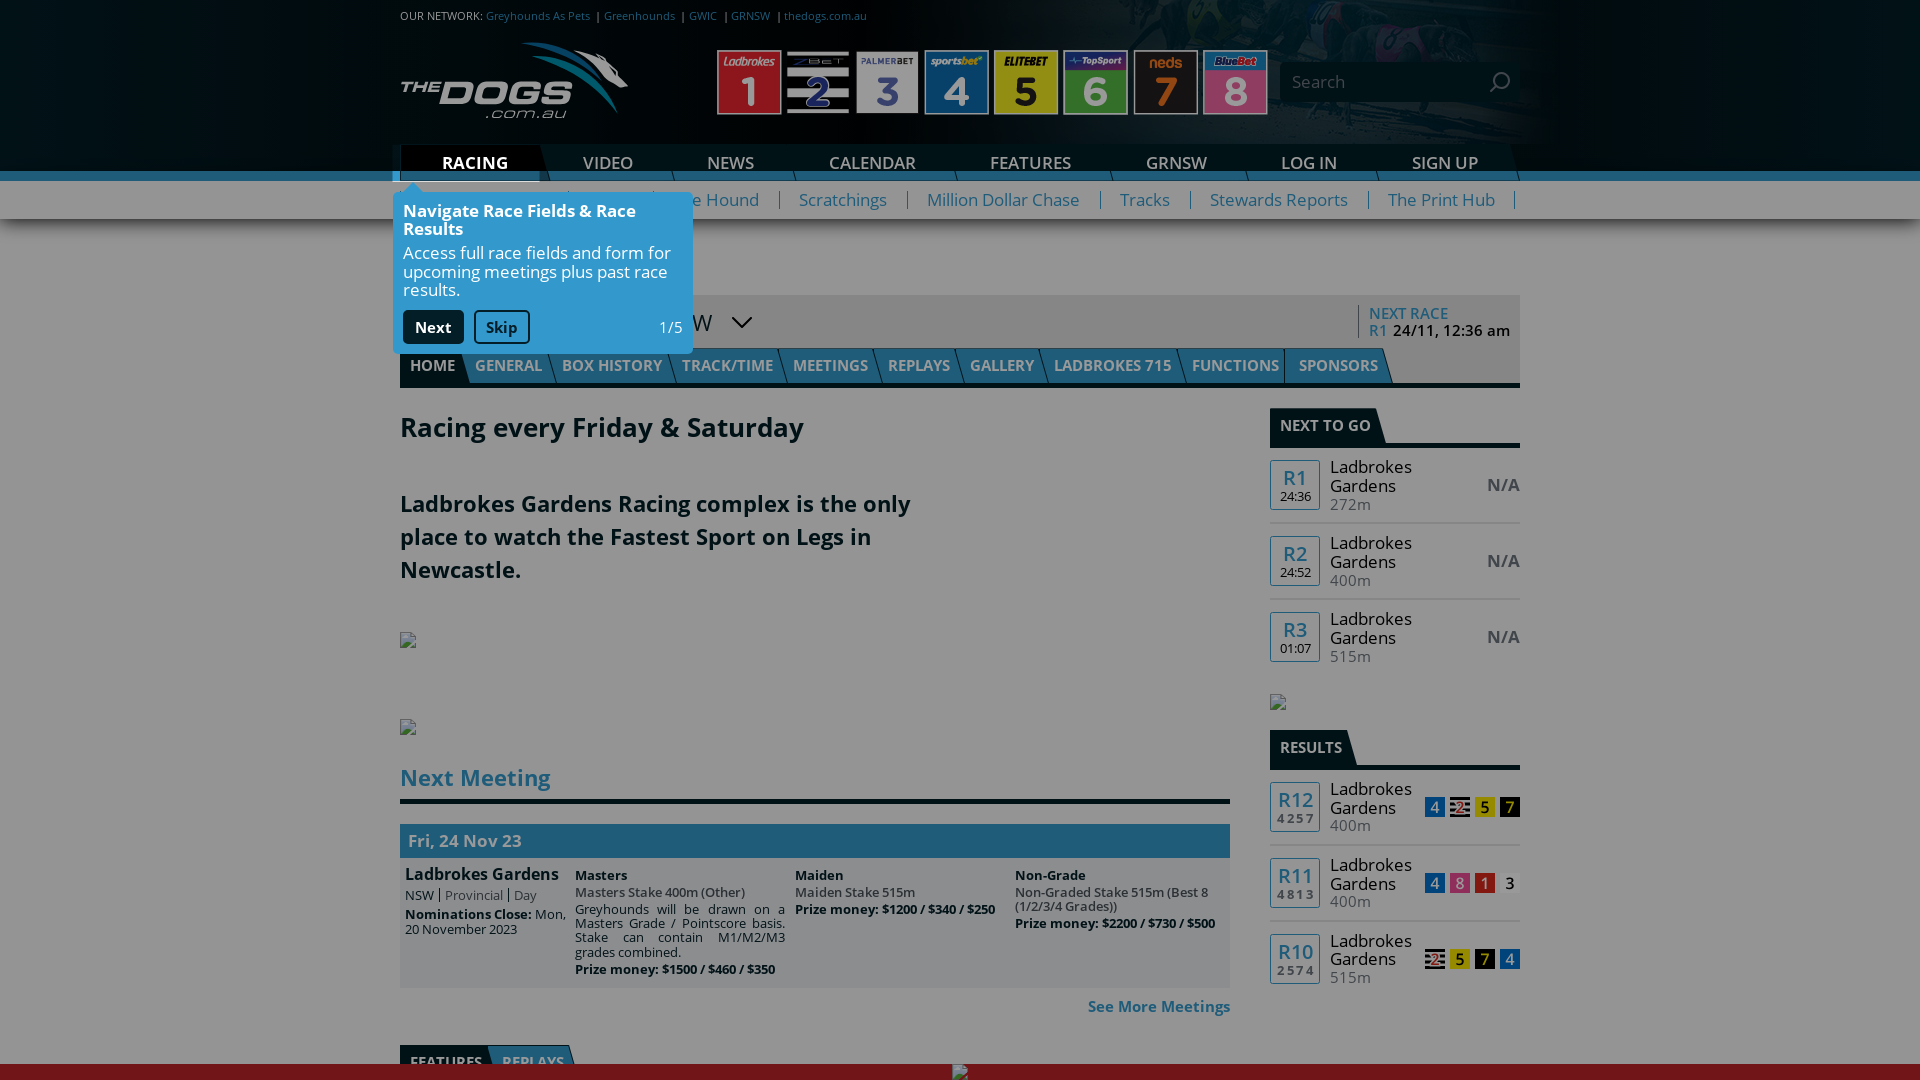 The width and height of the screenshot is (1920, 1080). What do you see at coordinates (1158, 1006) in the screenshot?
I see `'See More Meetings'` at bounding box center [1158, 1006].